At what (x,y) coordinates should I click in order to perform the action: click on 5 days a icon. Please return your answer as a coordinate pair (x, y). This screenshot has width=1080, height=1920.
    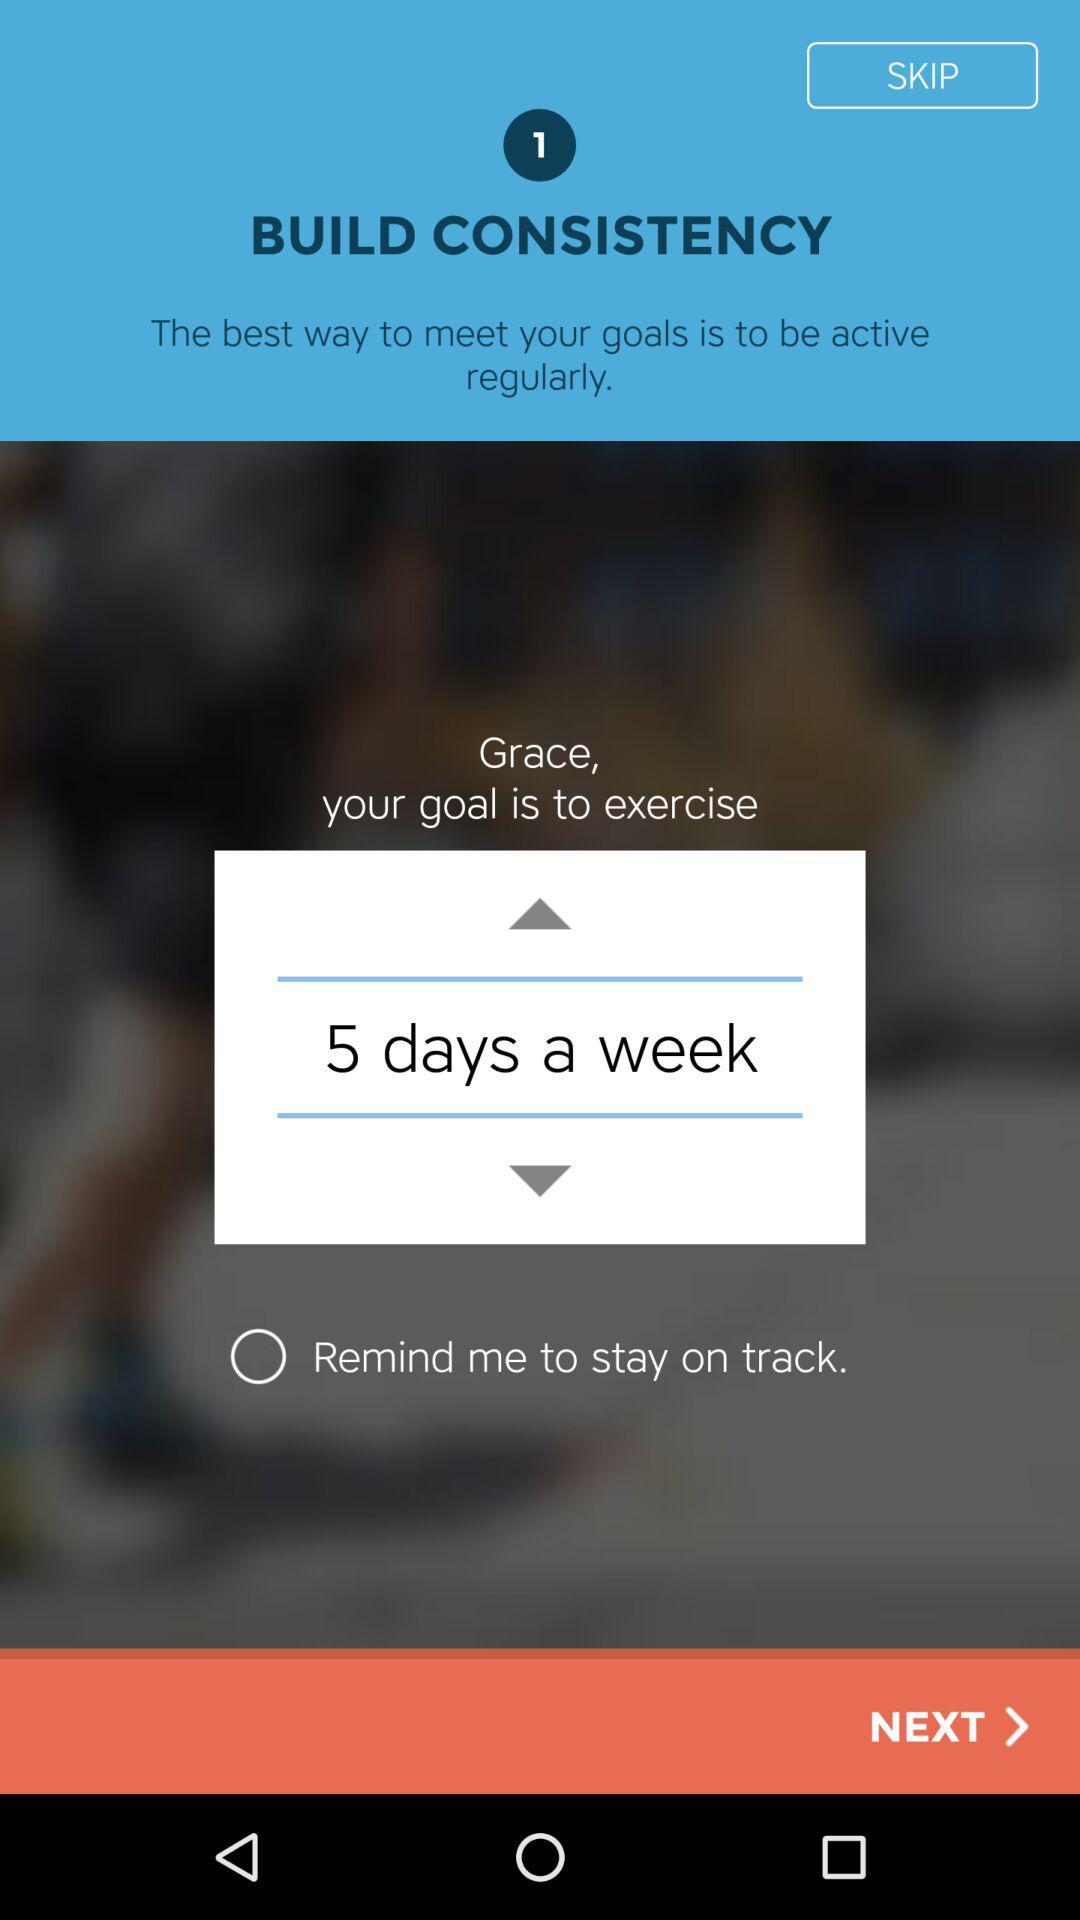
    Looking at the image, I should click on (540, 1046).